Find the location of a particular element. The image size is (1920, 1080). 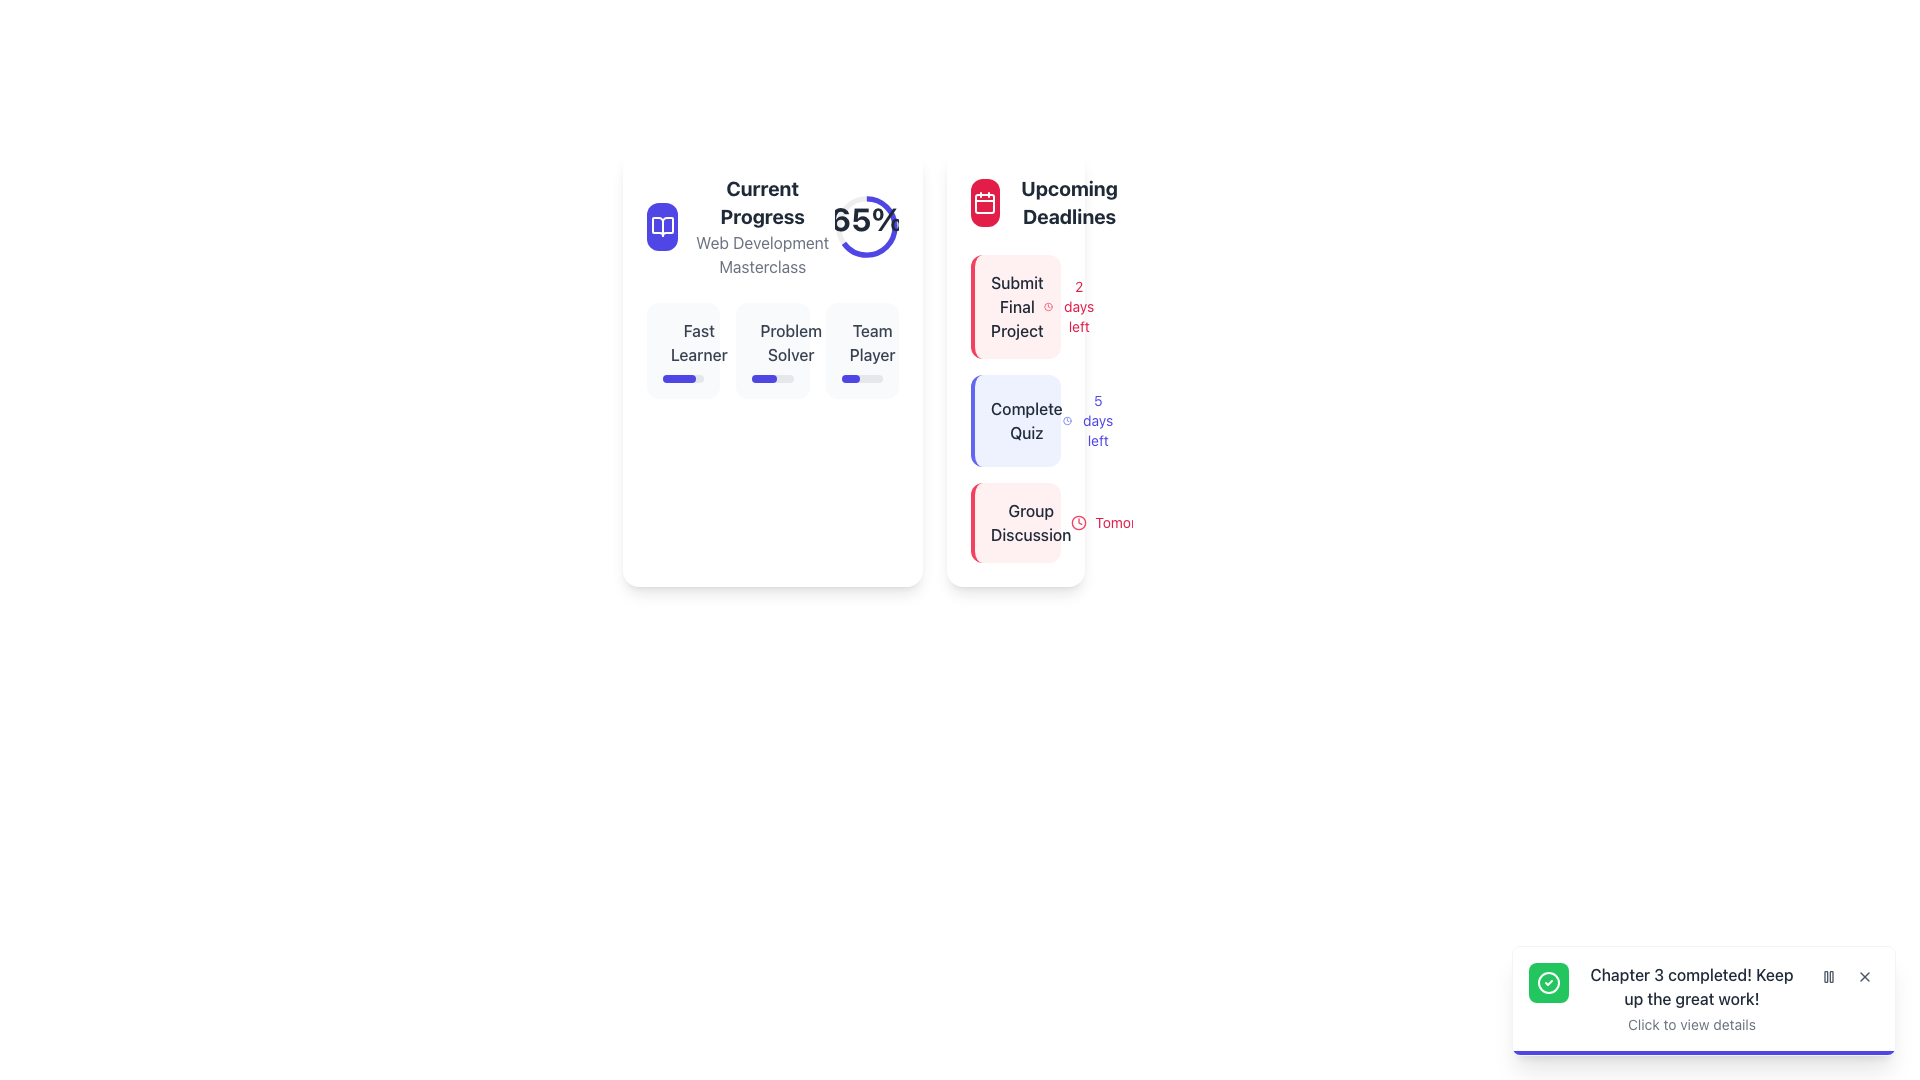

the animation of the indigo progress bar located at the bottom edge of the notification panel that displays 'Chapter 3 completed! Keep up the great work!' is located at coordinates (1682, 1052).